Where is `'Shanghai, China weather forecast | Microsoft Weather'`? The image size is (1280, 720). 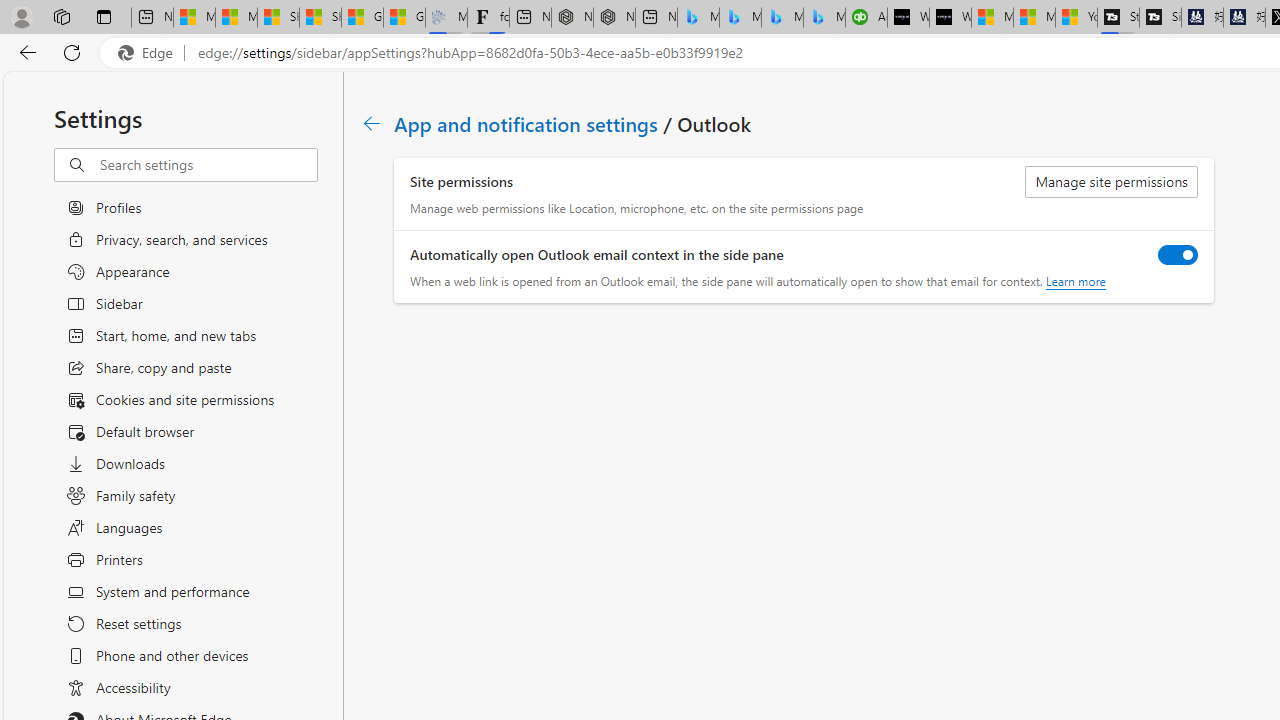 'Shanghai, China weather forecast | Microsoft Weather' is located at coordinates (320, 17).